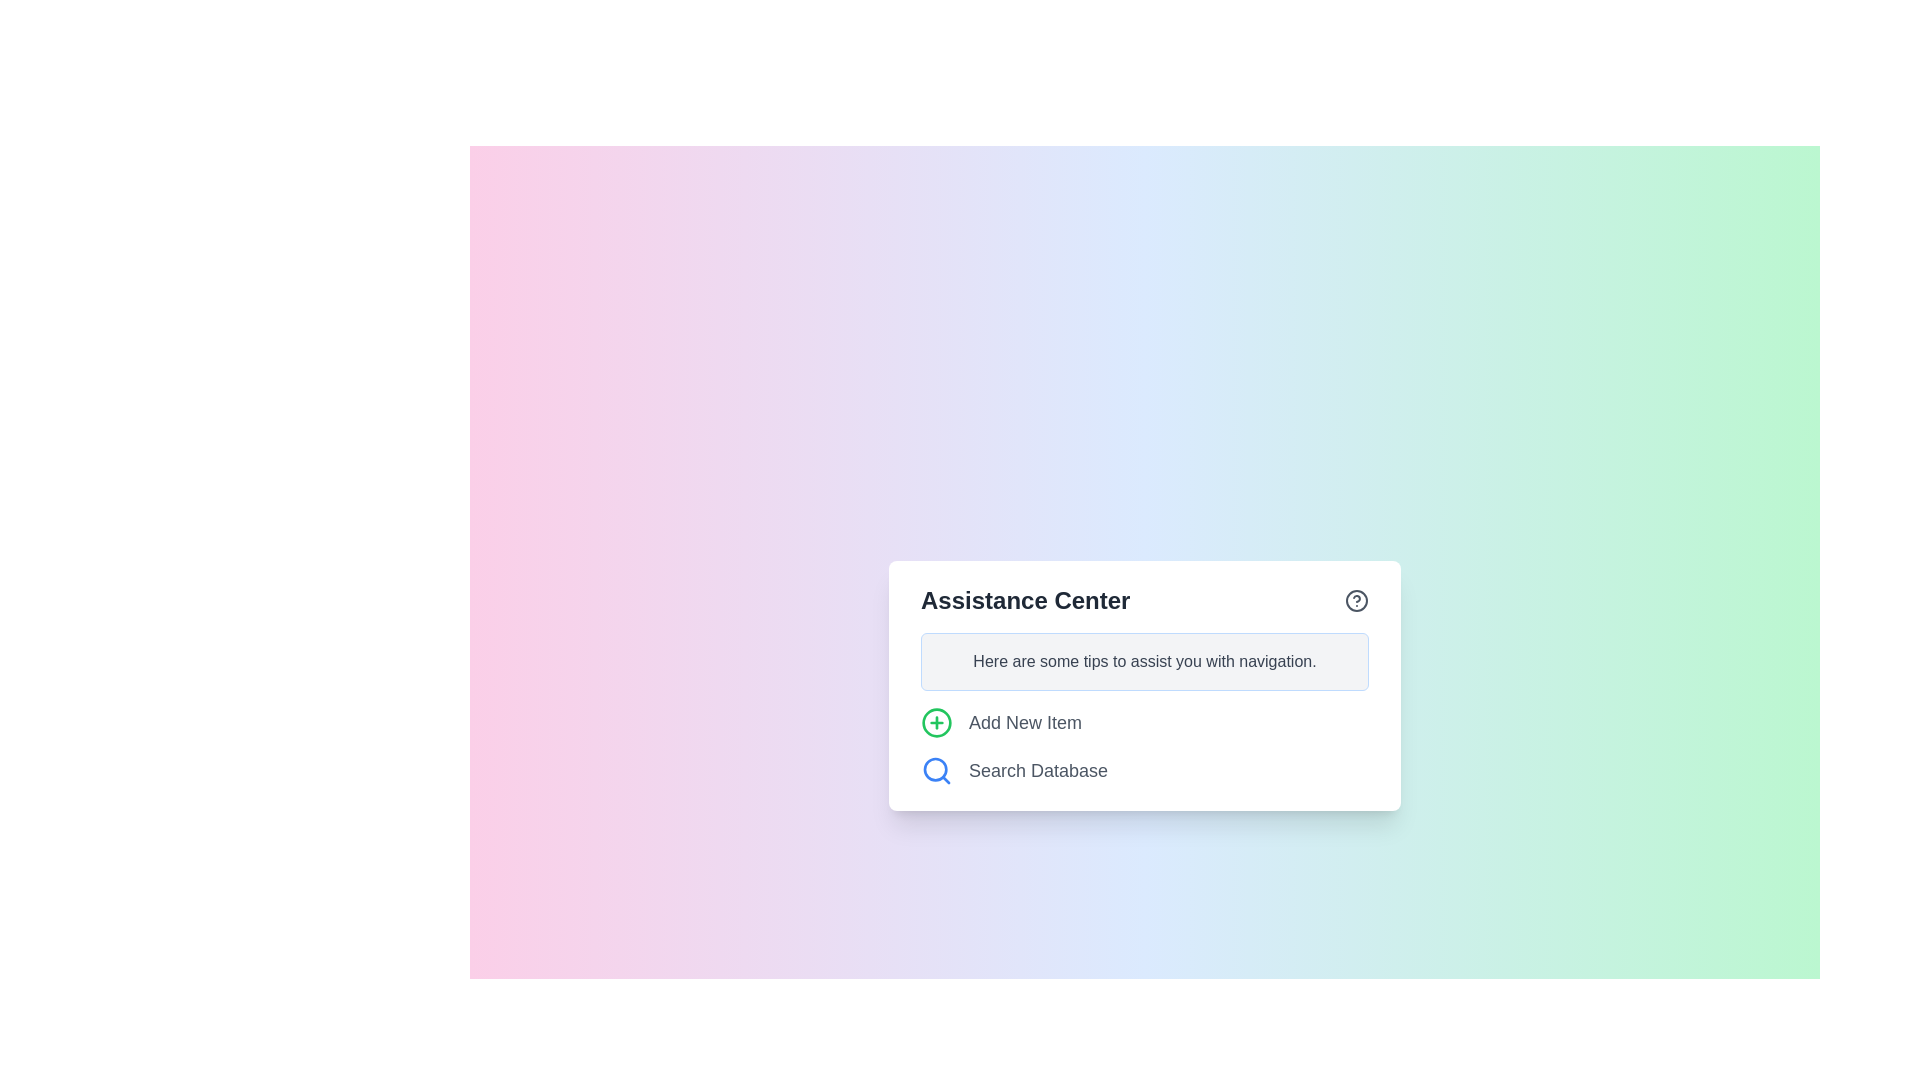  I want to click on text content of the label that says 'Add New Item', which is styled in large gray font and located near a green plus-circle icon, so click(1025, 722).